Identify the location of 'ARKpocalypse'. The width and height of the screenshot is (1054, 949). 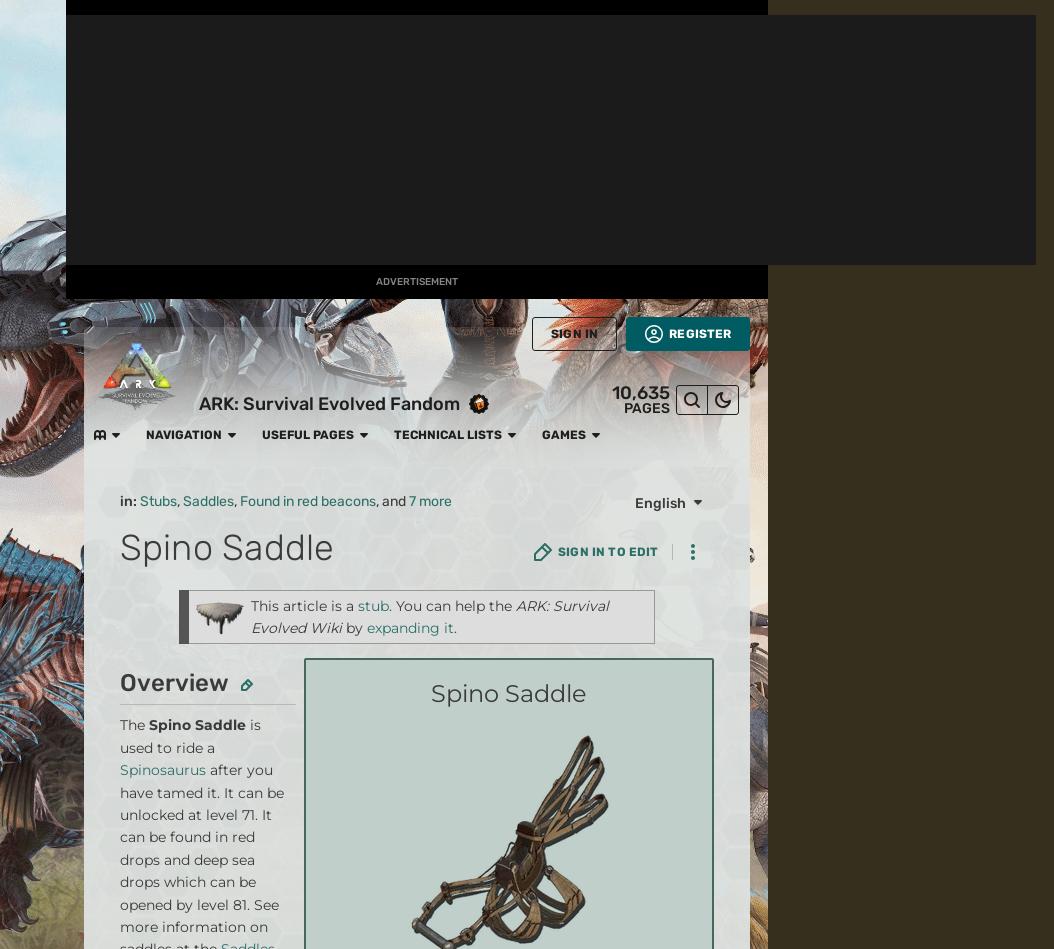
(318, 56).